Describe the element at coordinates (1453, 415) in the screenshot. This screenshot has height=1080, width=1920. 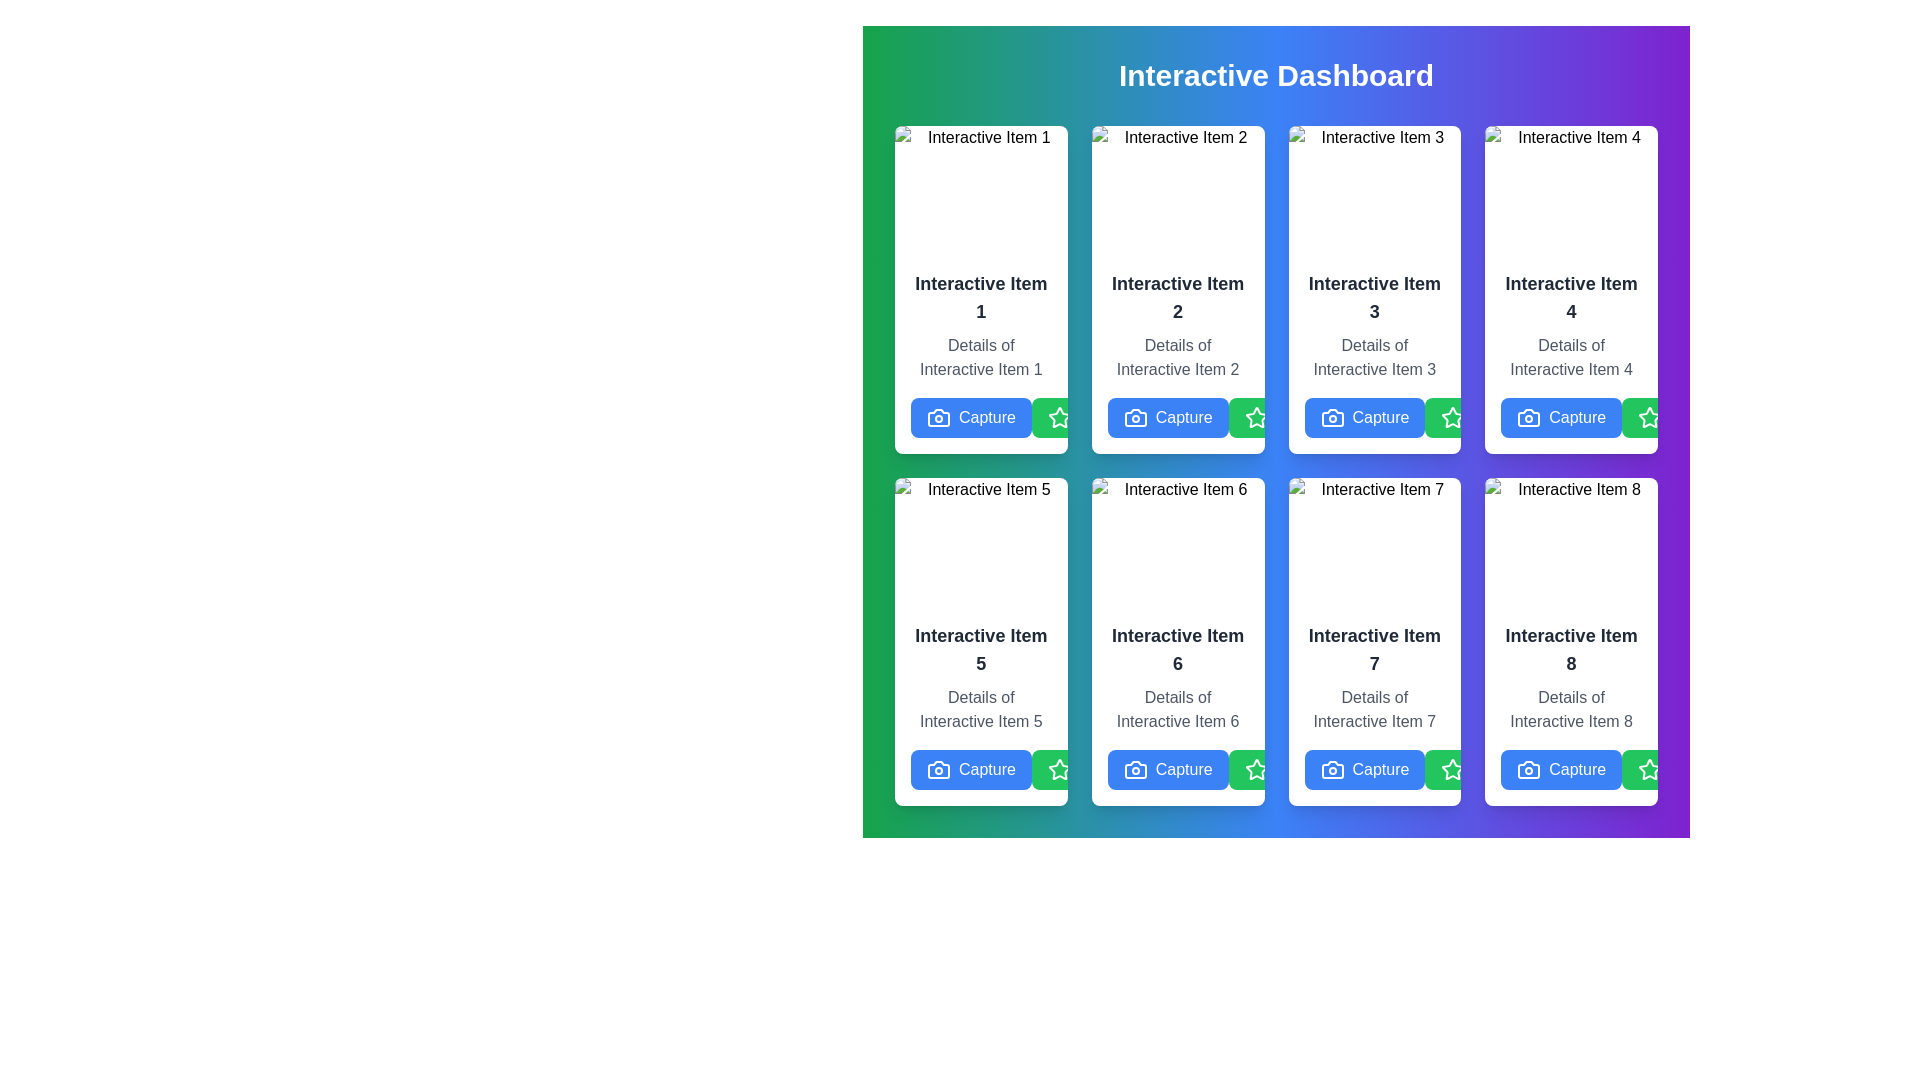
I see `the star-shaped icon located in the bottom-right corner of the card labeled 'Interactive Item 3'` at that location.